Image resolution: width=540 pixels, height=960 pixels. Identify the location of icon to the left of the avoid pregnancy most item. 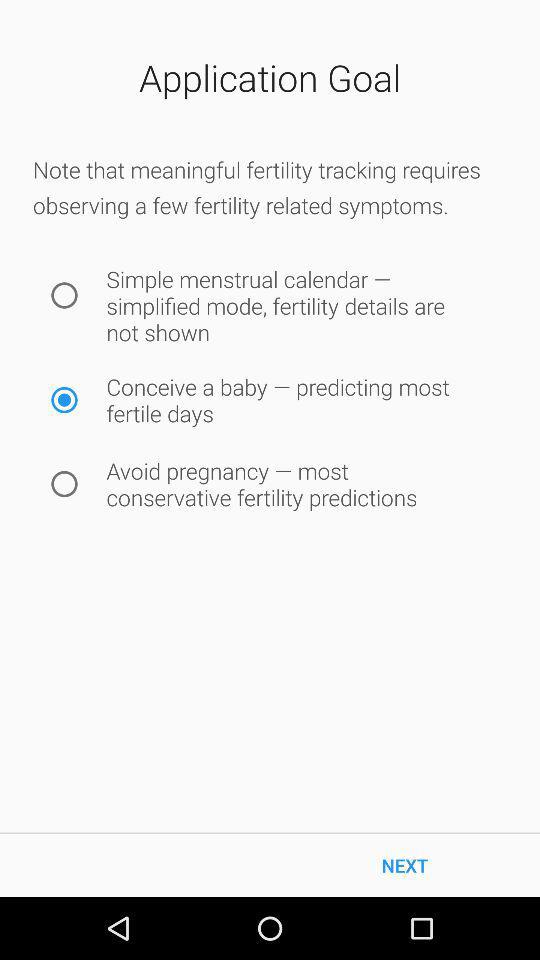
(64, 483).